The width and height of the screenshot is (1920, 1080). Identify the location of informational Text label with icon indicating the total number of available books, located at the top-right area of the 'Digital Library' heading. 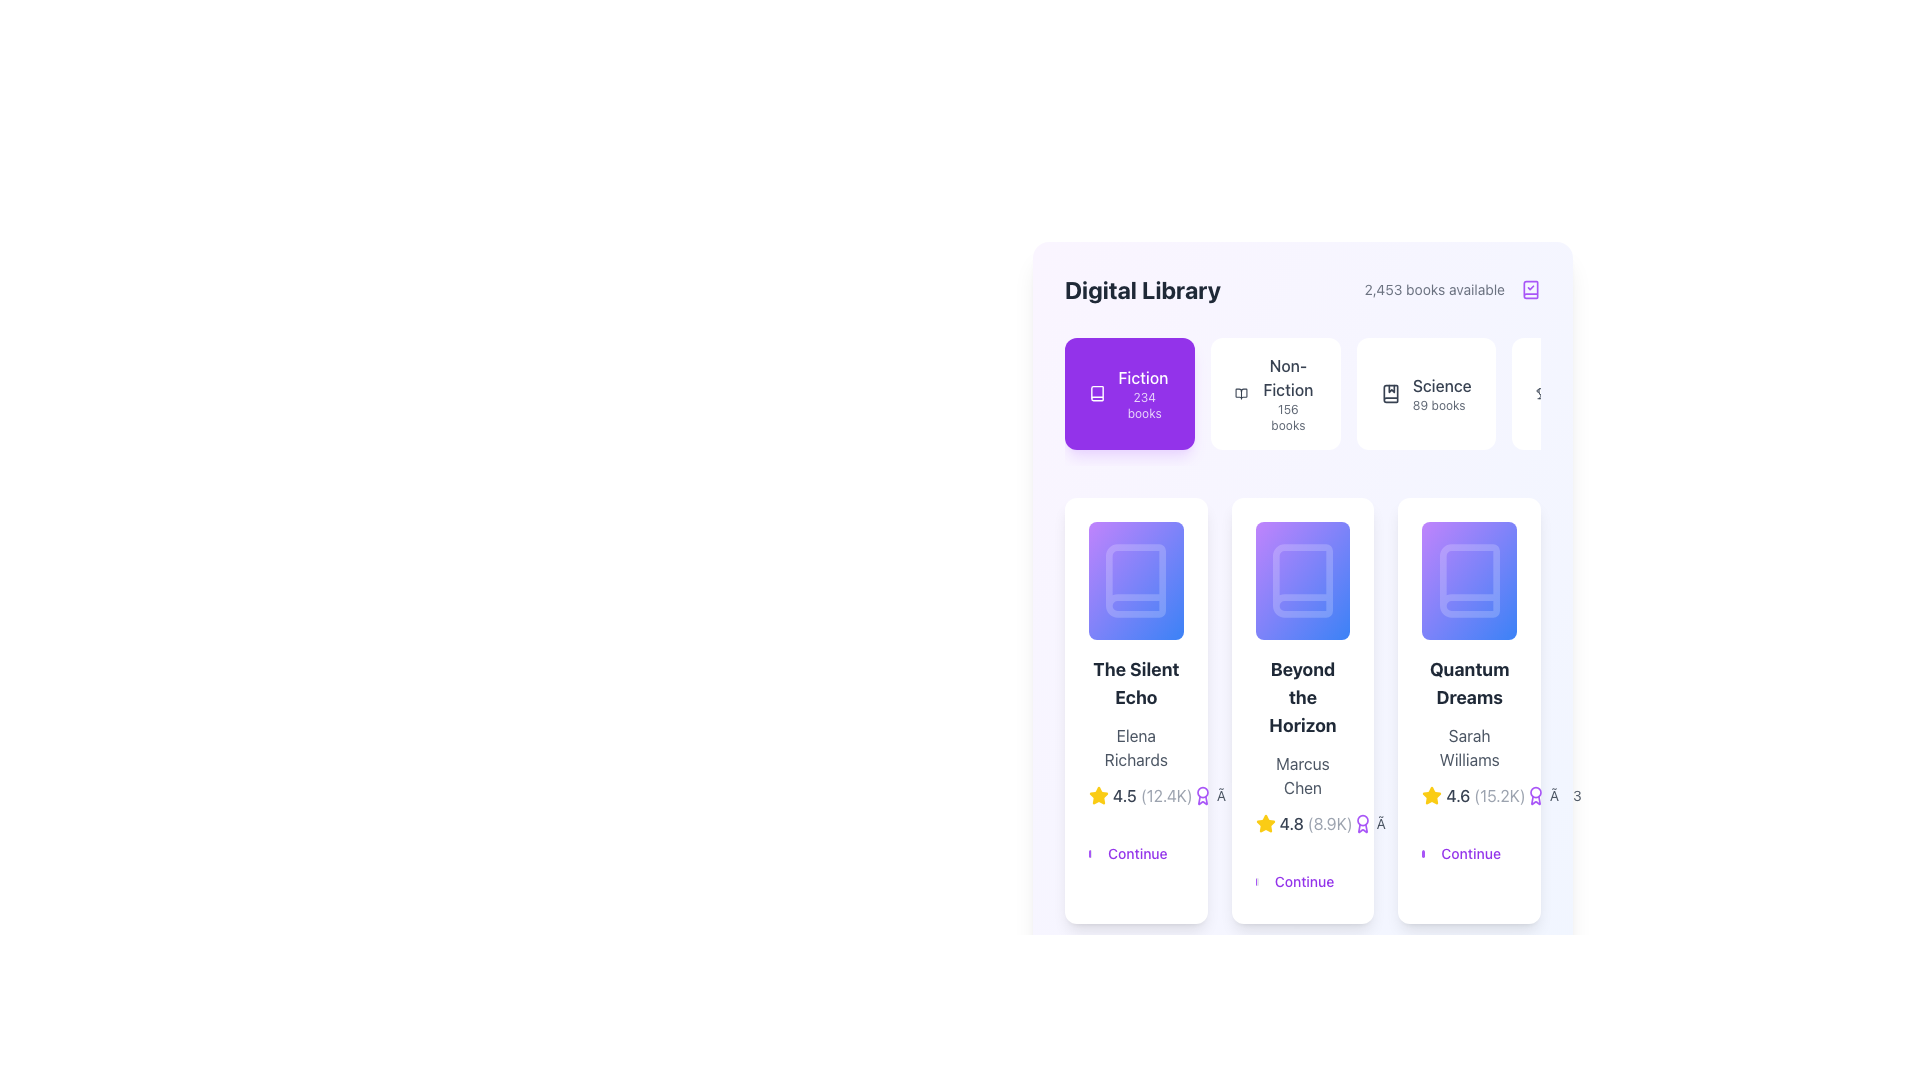
(1452, 289).